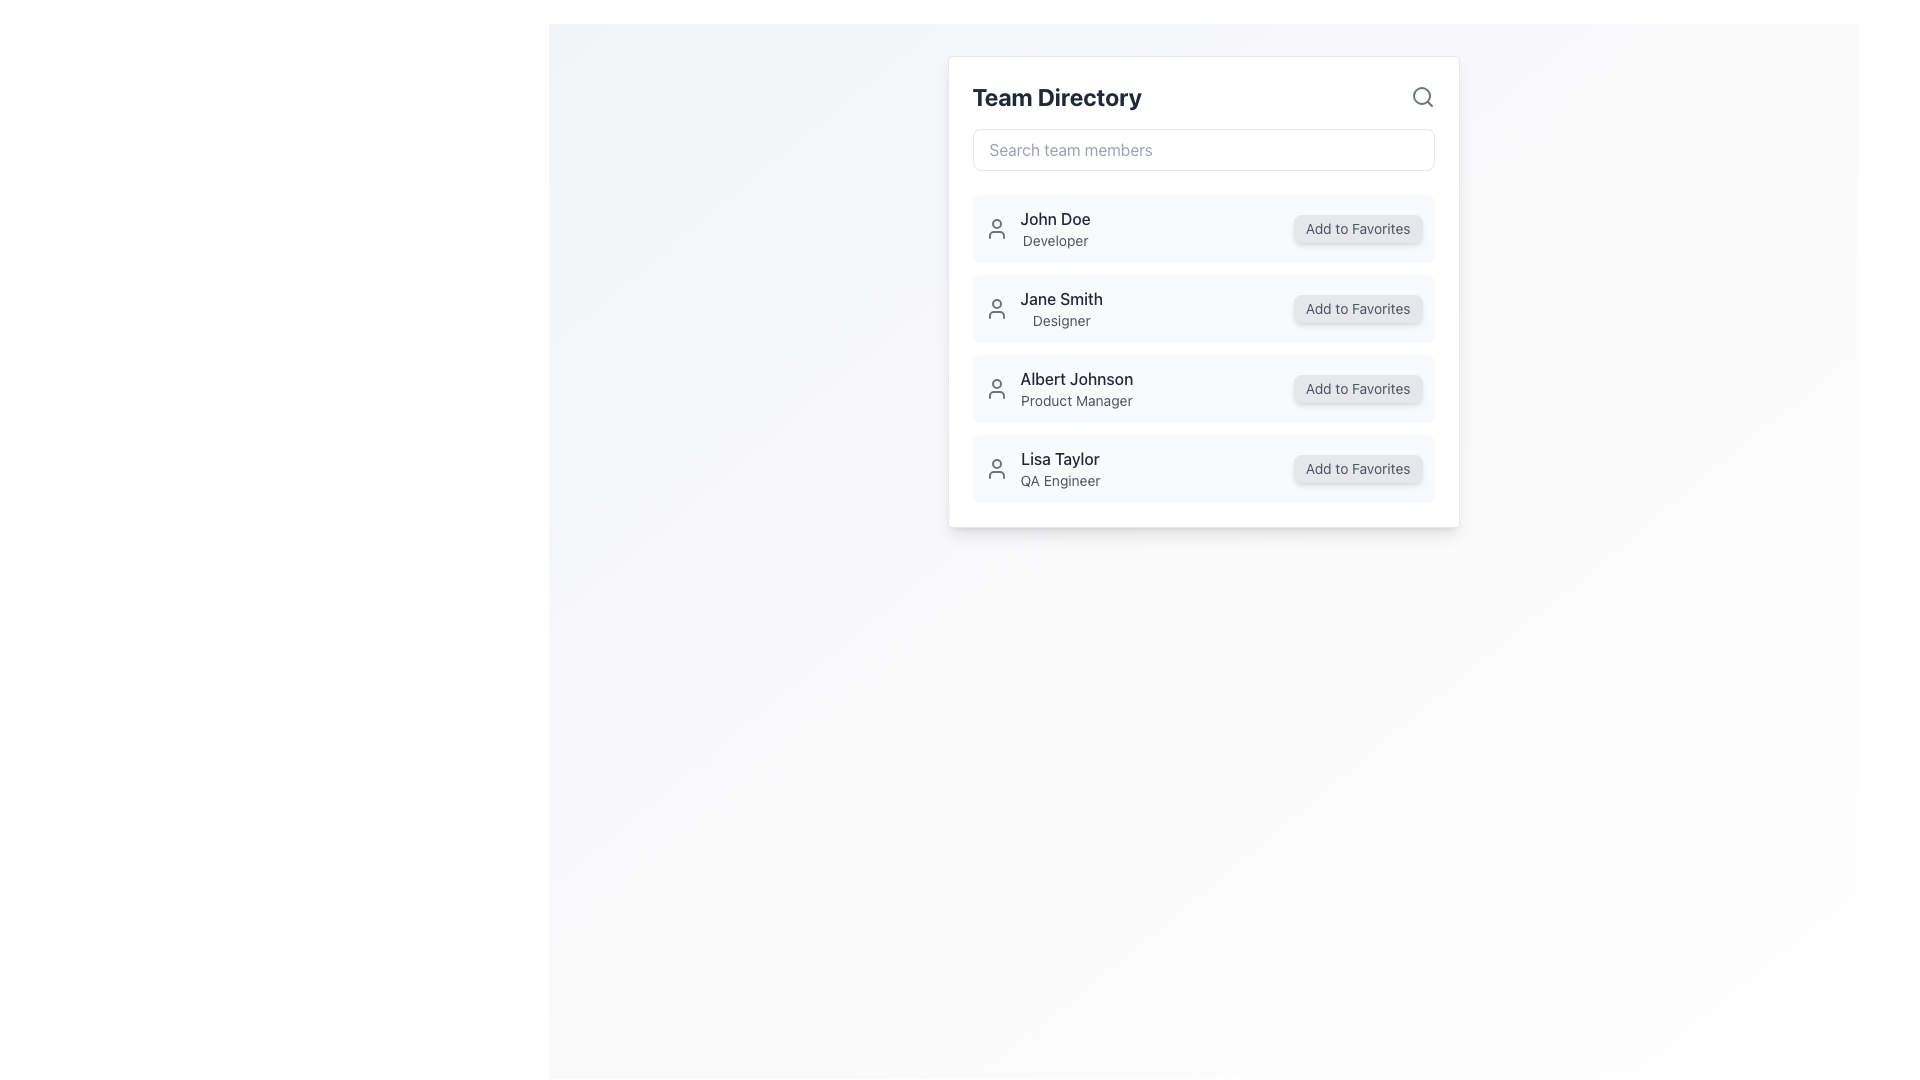 The image size is (1920, 1080). Describe the element at coordinates (1042, 308) in the screenshot. I see `the profile entry of 'Jane Smith', which includes her name in bold and the title 'Designer', located in the Team Directory list` at that location.